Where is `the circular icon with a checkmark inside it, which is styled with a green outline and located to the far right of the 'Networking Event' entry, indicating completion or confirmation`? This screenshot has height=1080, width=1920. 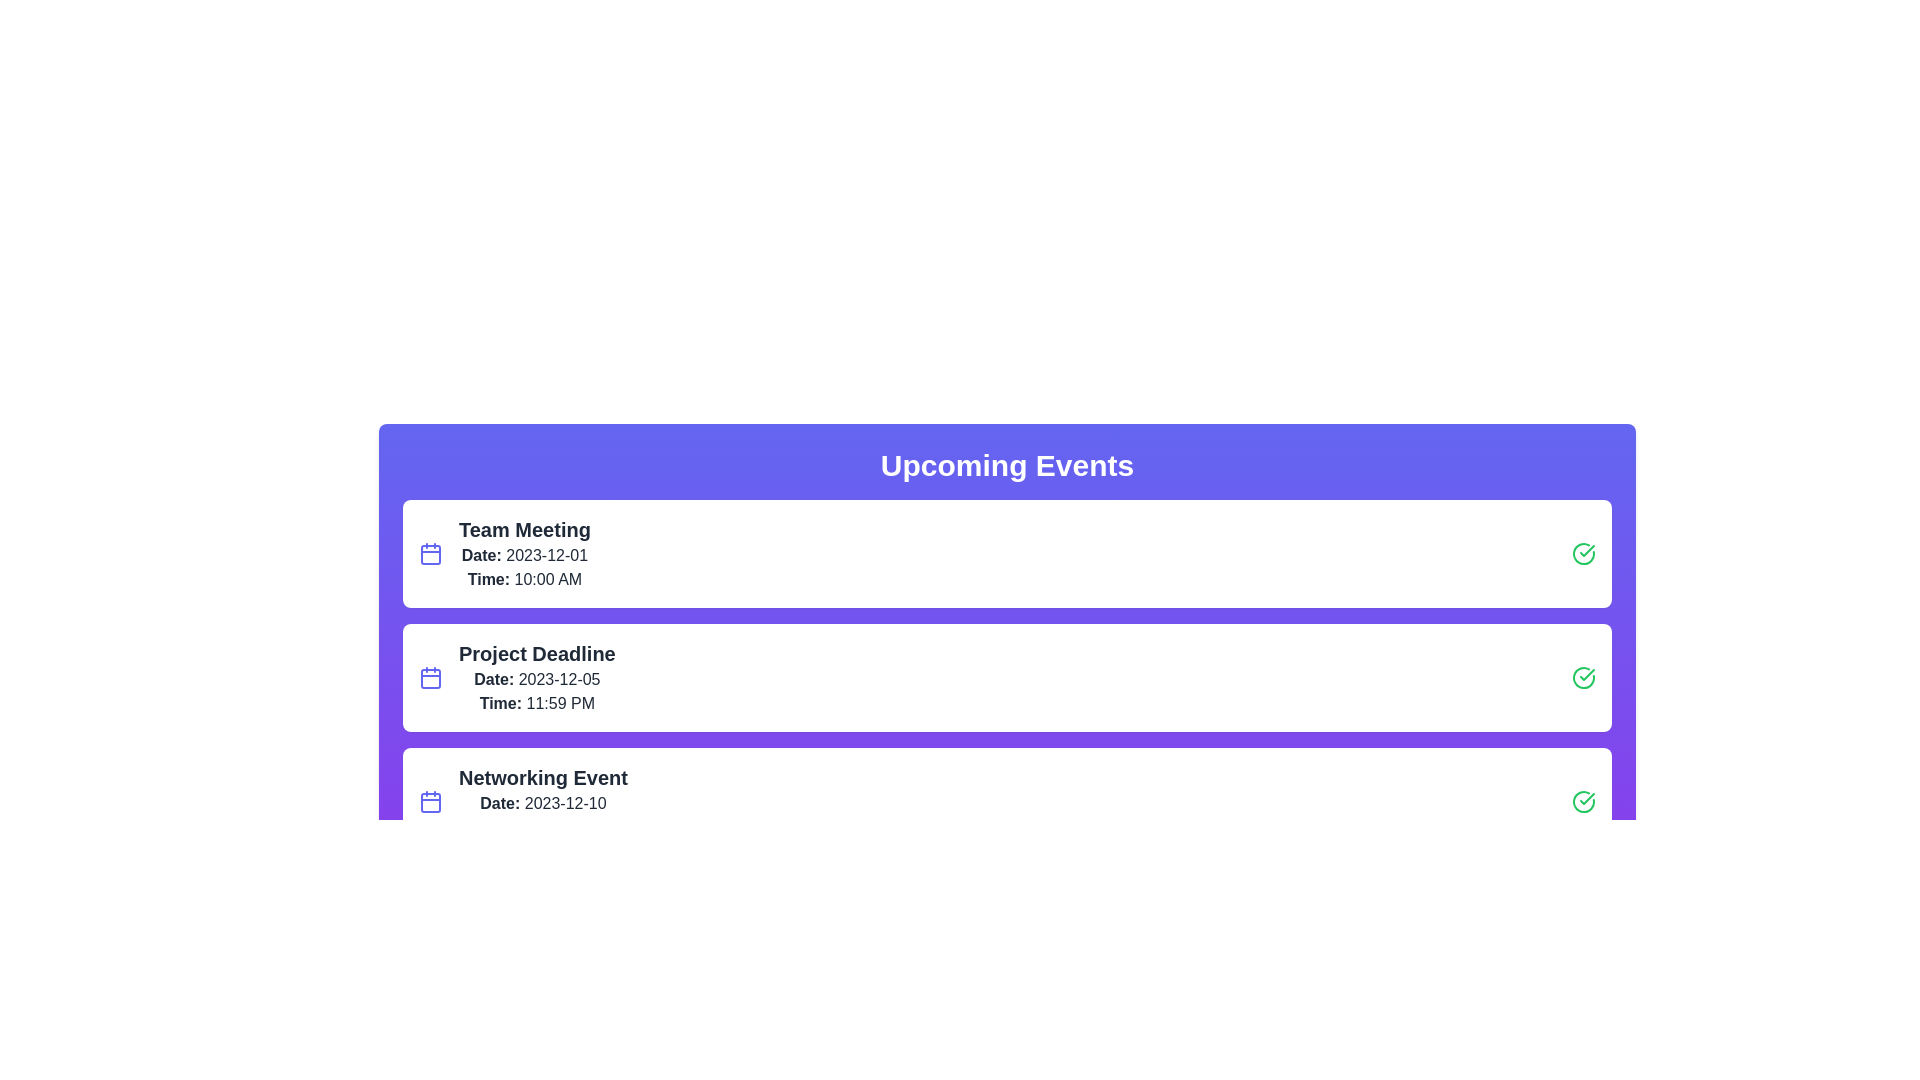
the circular icon with a checkmark inside it, which is styled with a green outline and located to the far right of the 'Networking Event' entry, indicating completion or confirmation is located at coordinates (1583, 801).